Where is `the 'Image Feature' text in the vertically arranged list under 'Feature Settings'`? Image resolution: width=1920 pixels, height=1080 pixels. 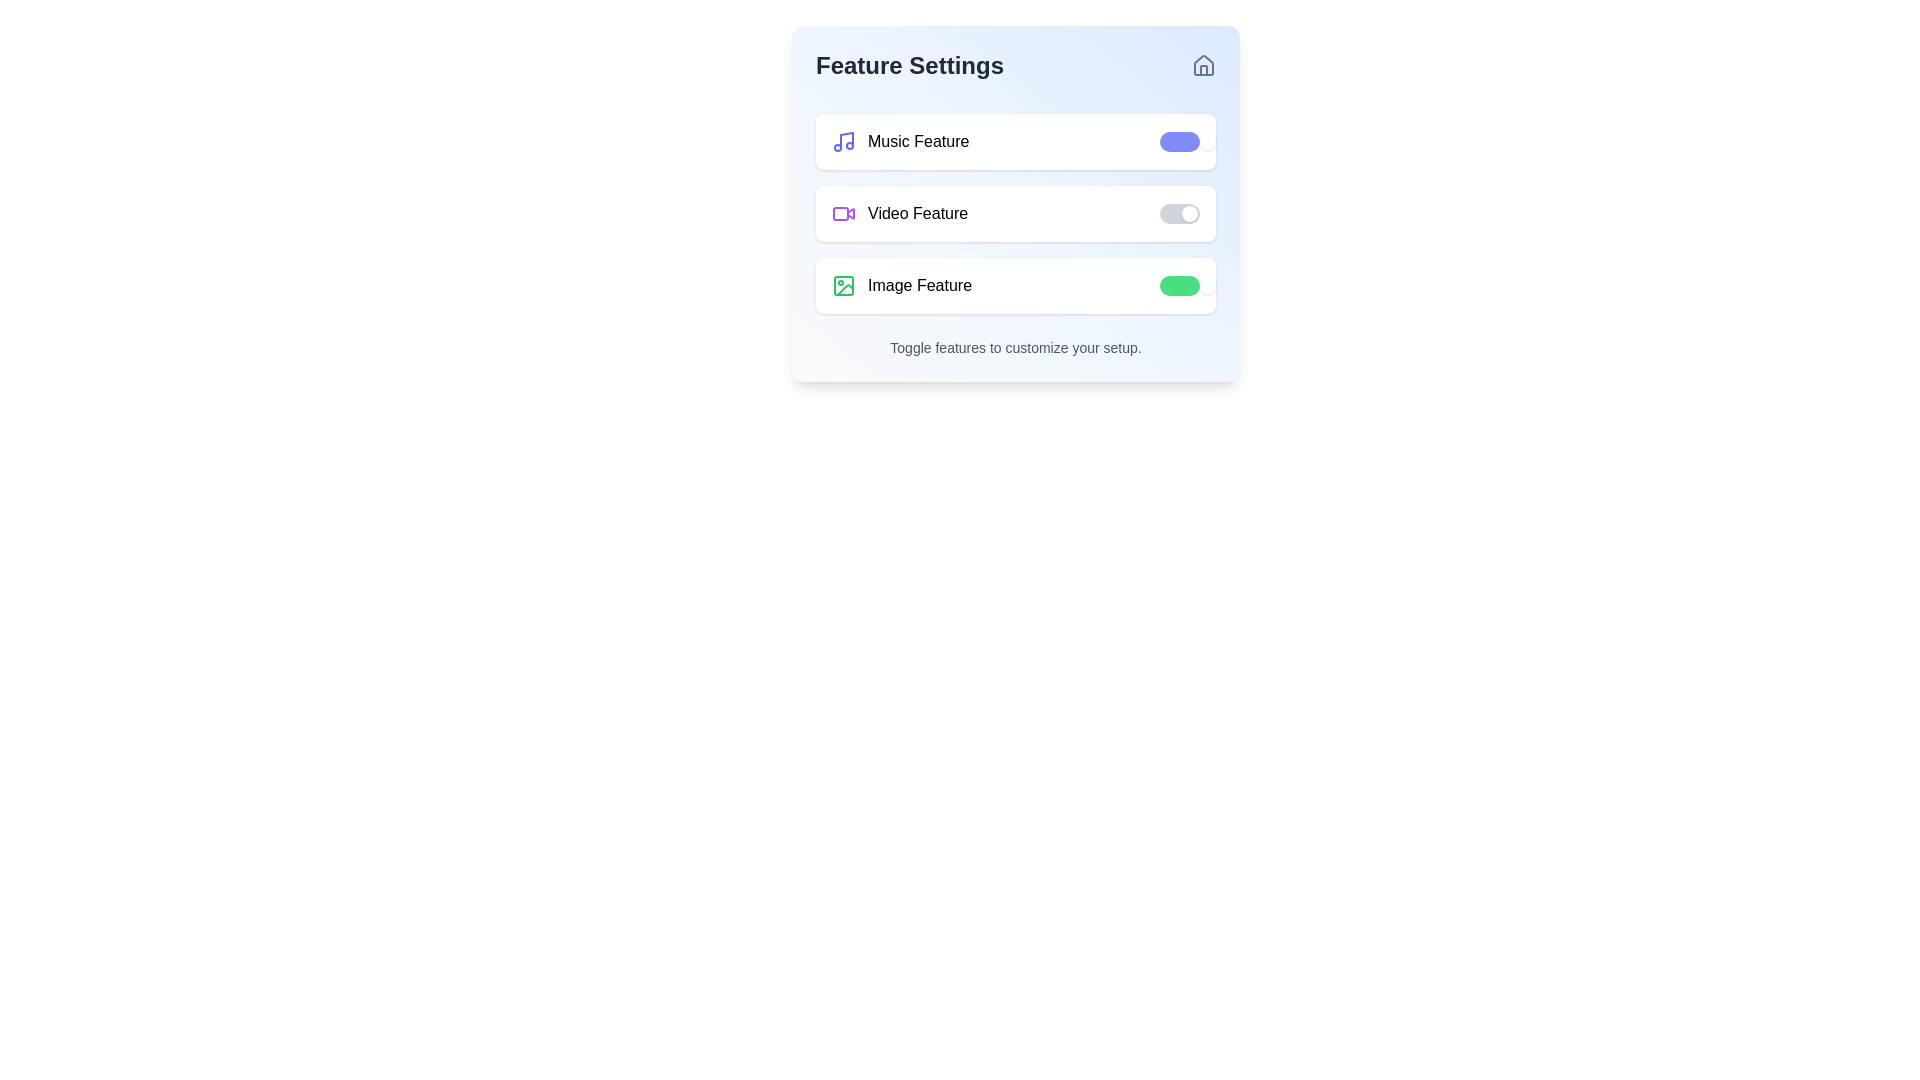
the 'Image Feature' text in the vertically arranged list under 'Feature Settings' is located at coordinates (901, 285).